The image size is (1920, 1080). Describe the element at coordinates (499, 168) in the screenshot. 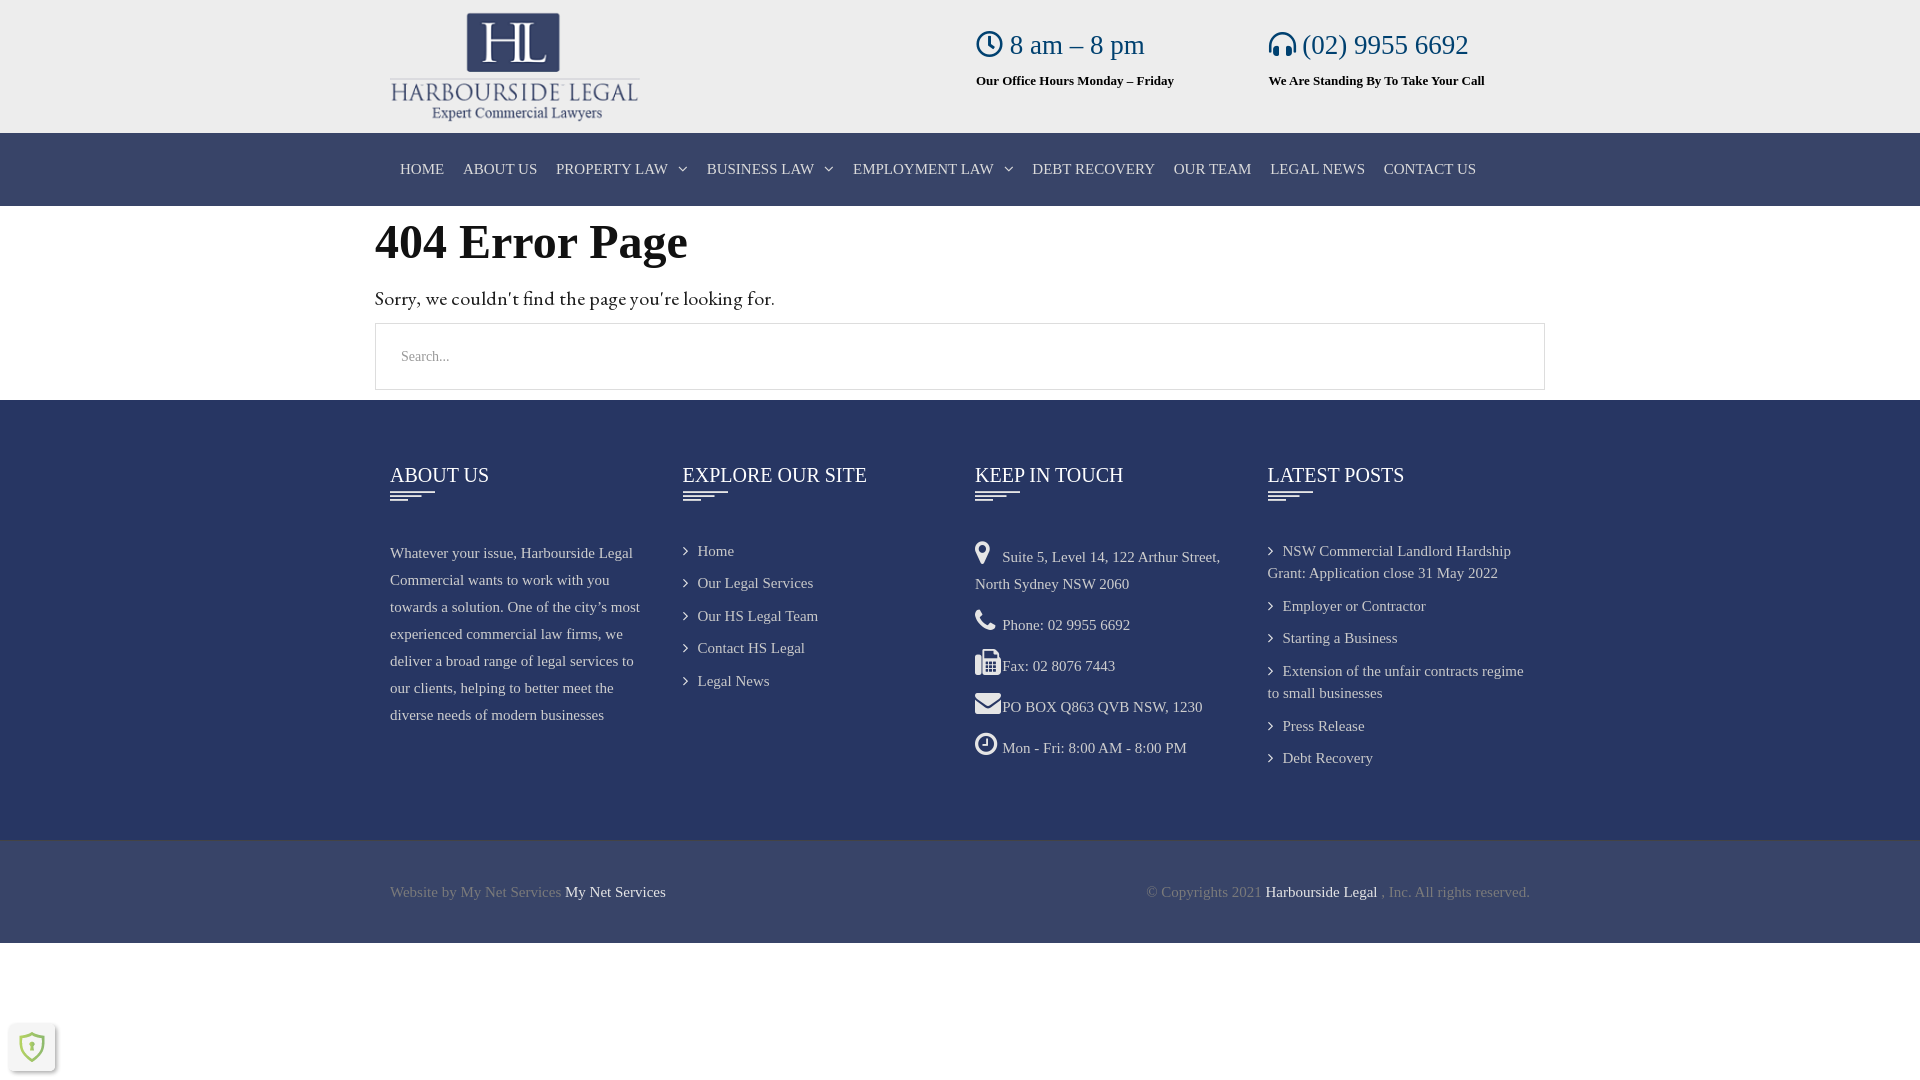

I see `'ABOUT US'` at that location.